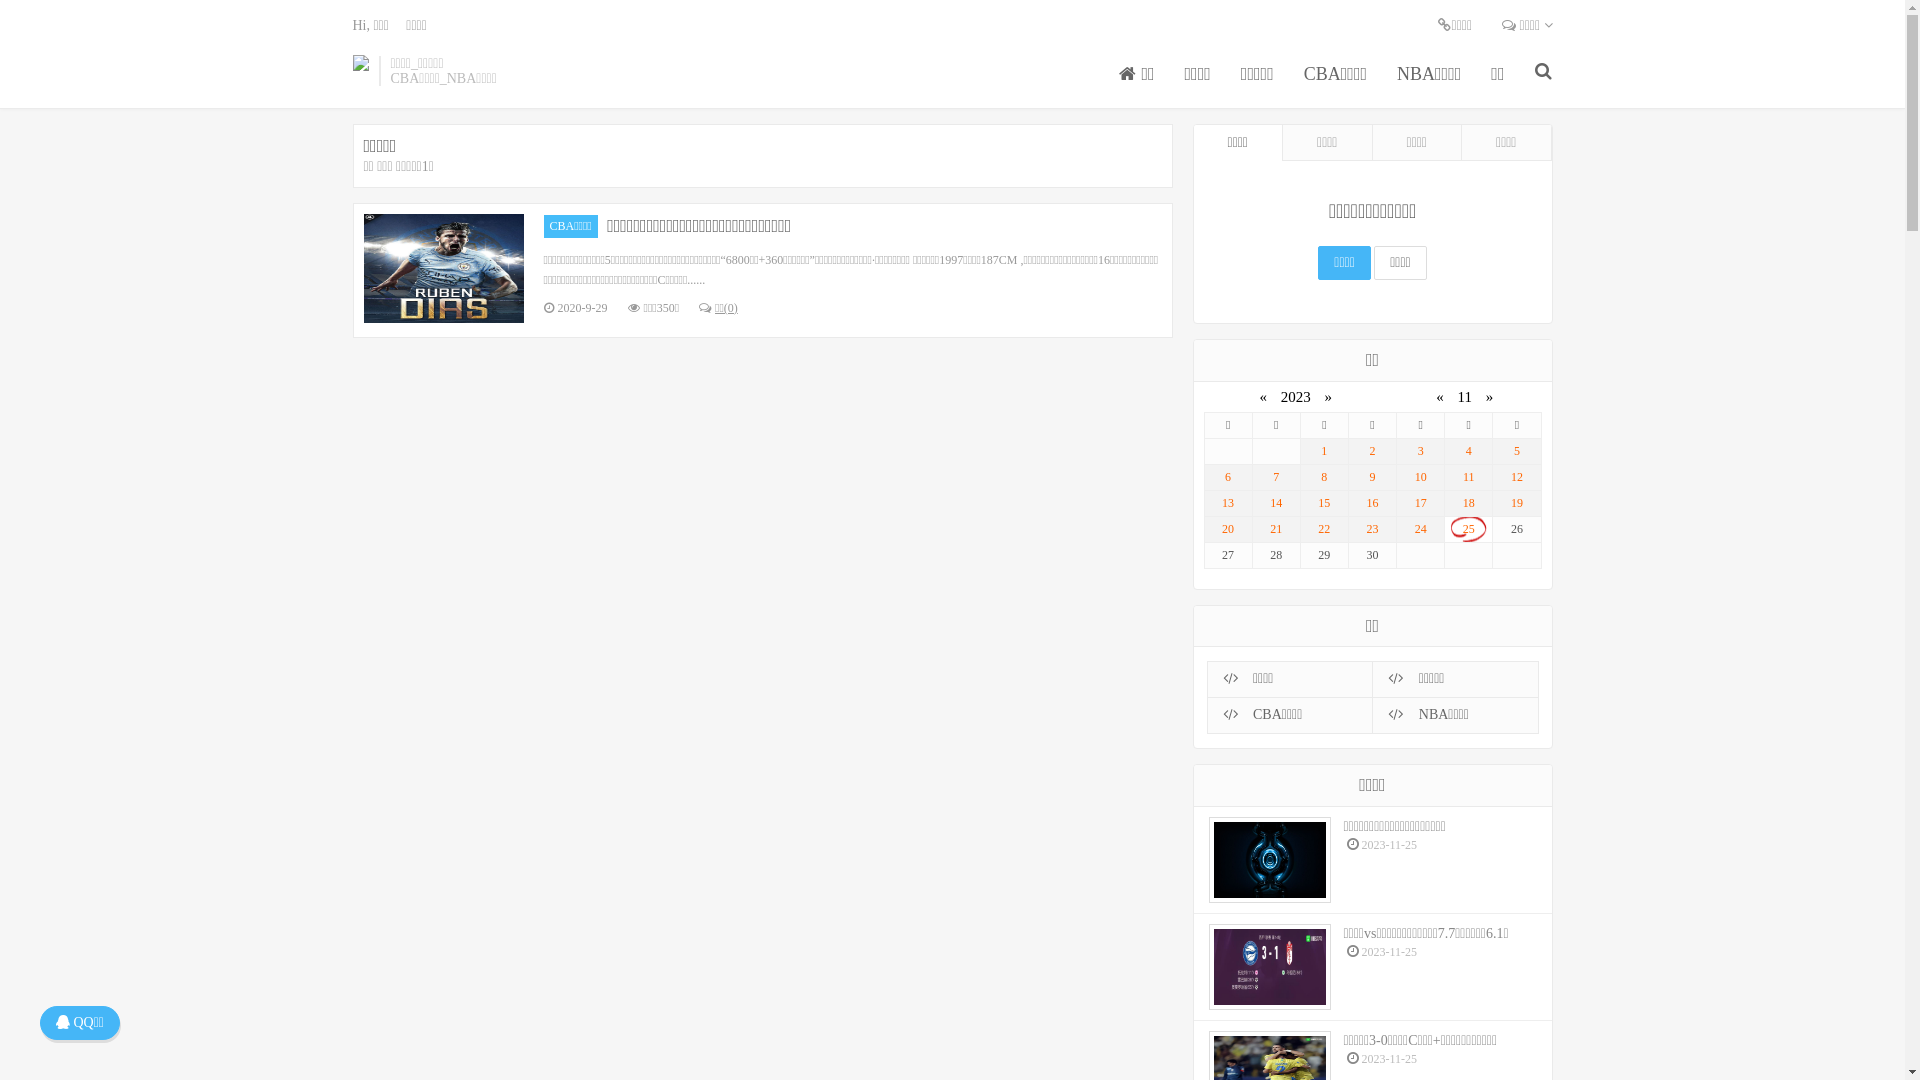  I want to click on '6', so click(1226, 477).